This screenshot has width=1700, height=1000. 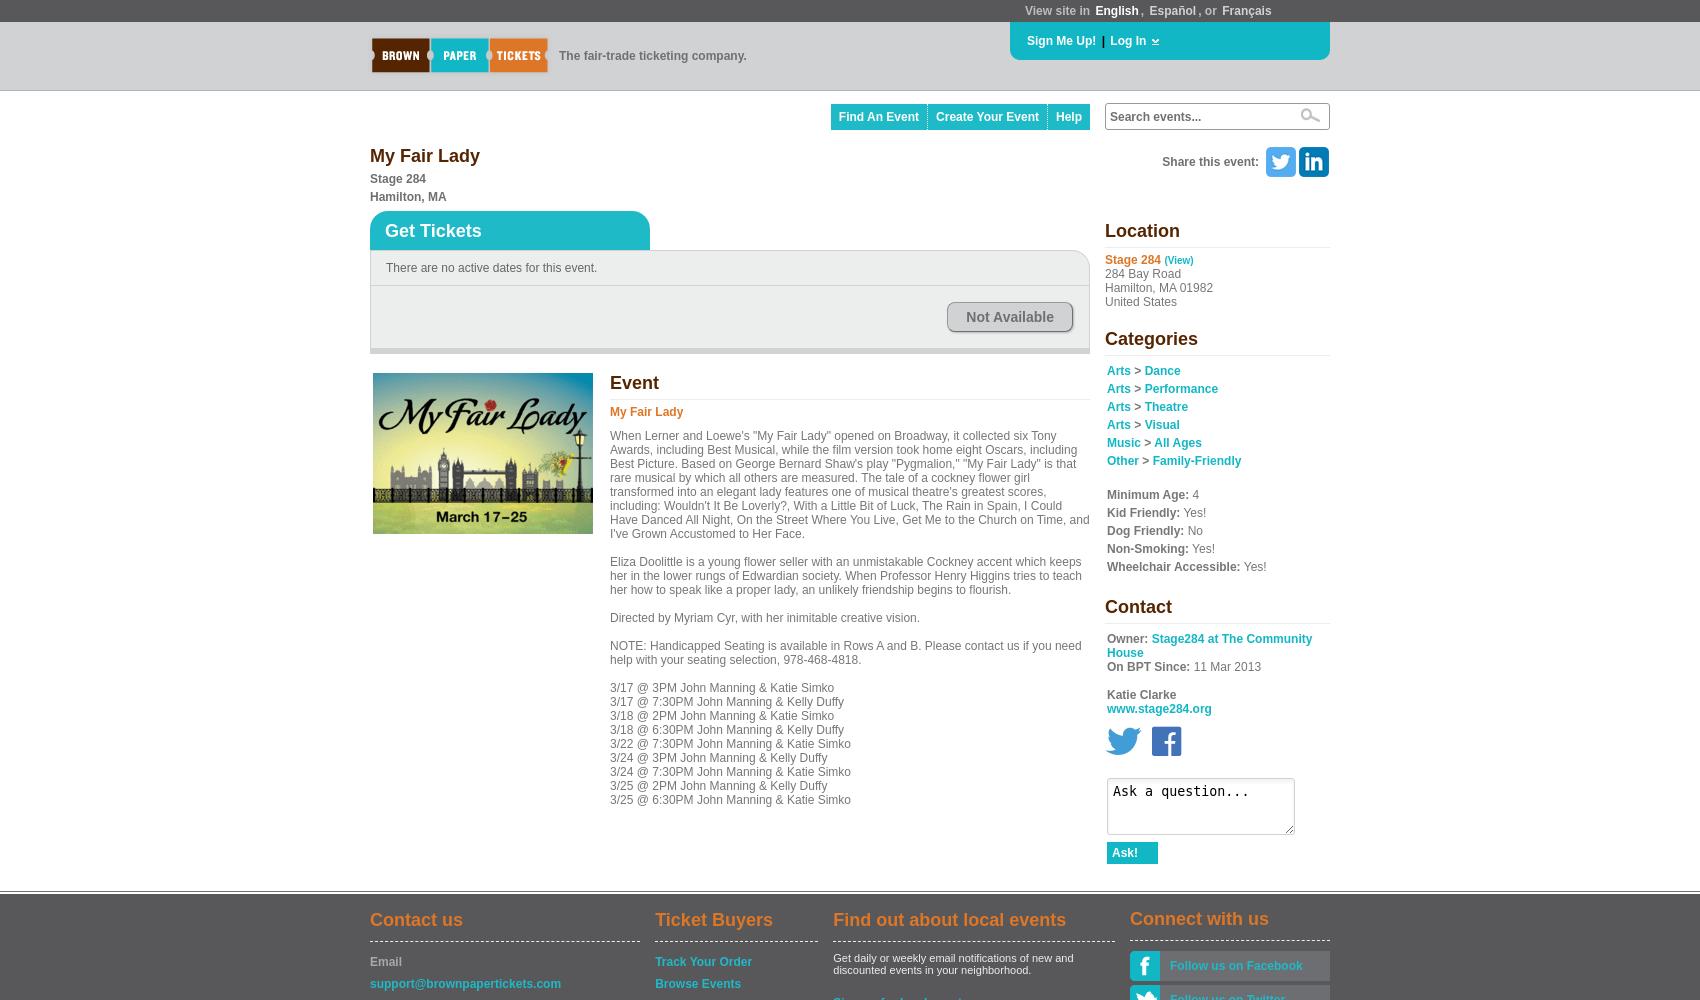 I want to click on 'Get daily or weekly email notifications of new and discounted events in your neighborhood.', so click(x=953, y=963).